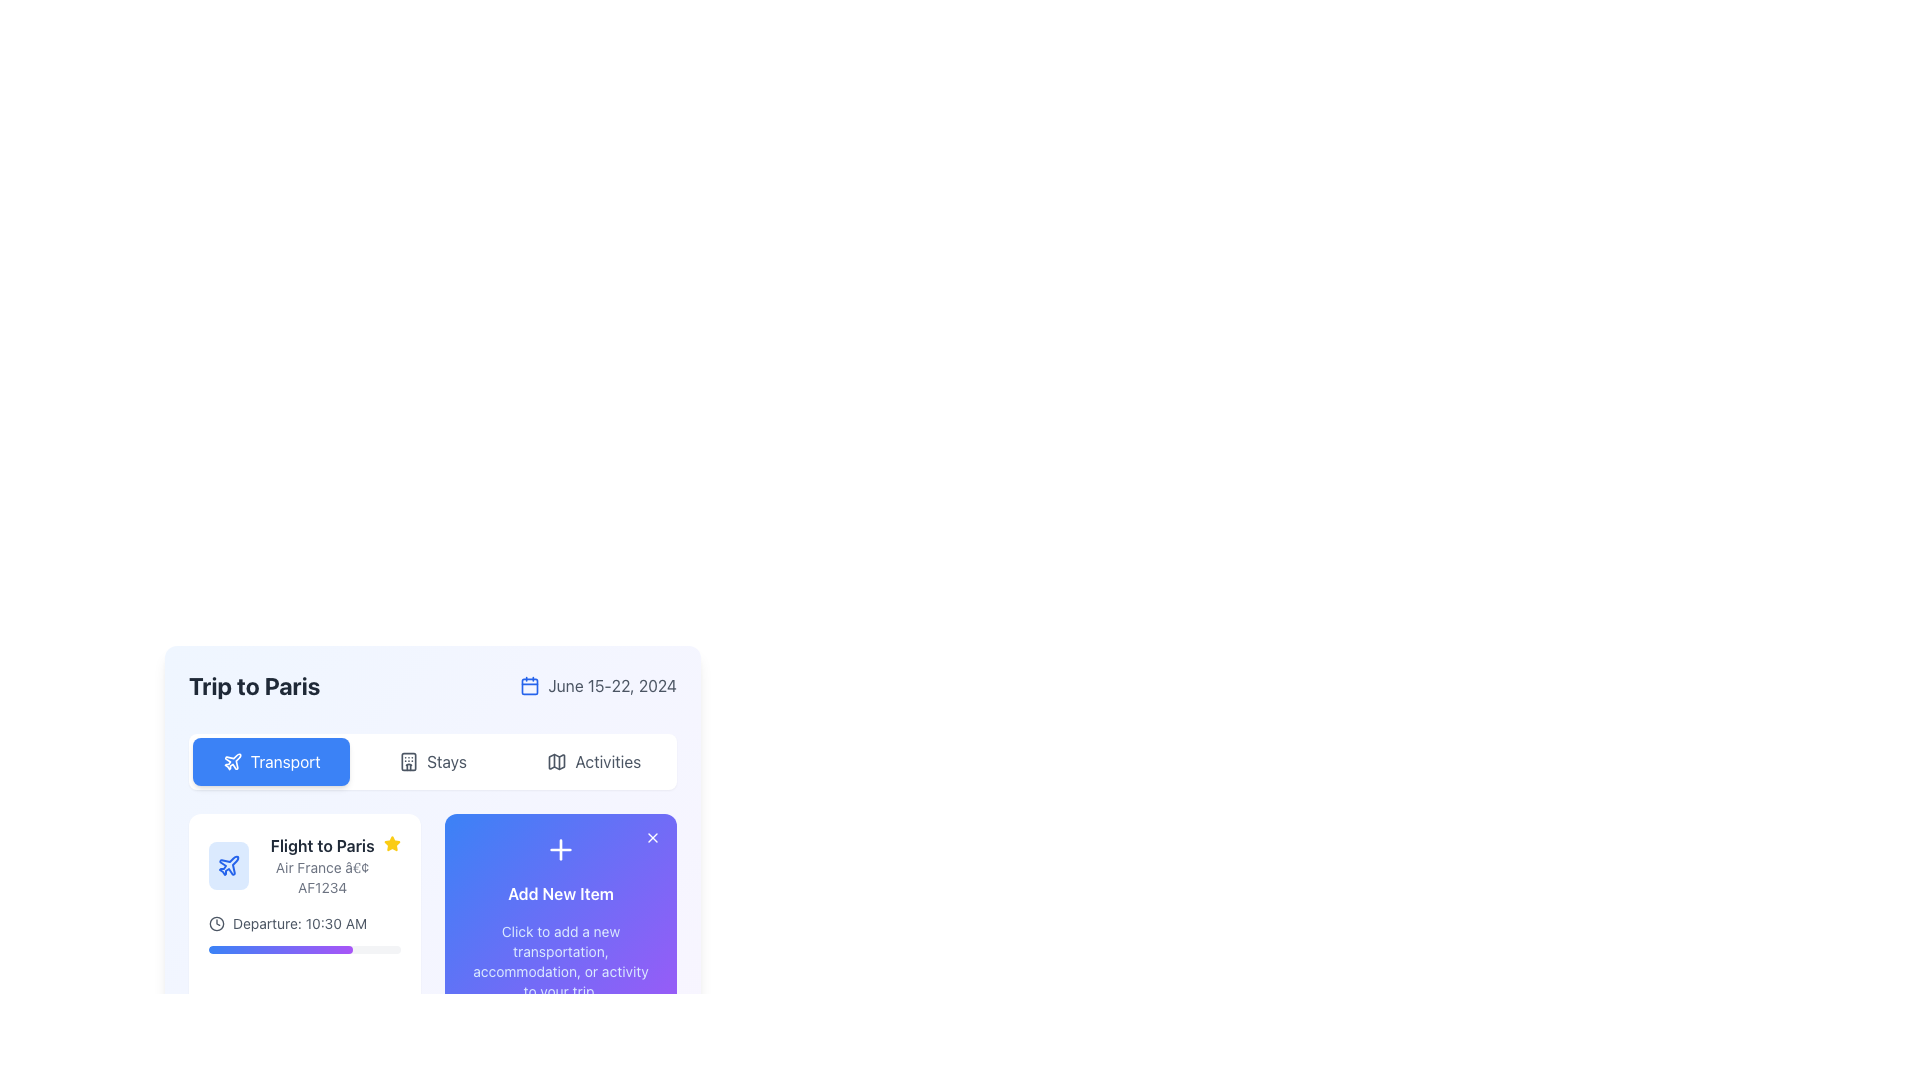 Image resolution: width=1920 pixels, height=1080 pixels. Describe the element at coordinates (299, 924) in the screenshot. I see `information displayed in the text label that shows 'Departure: 10:30 AM', which is styled in a small, gray font and is located adjacent to a clock icon` at that location.